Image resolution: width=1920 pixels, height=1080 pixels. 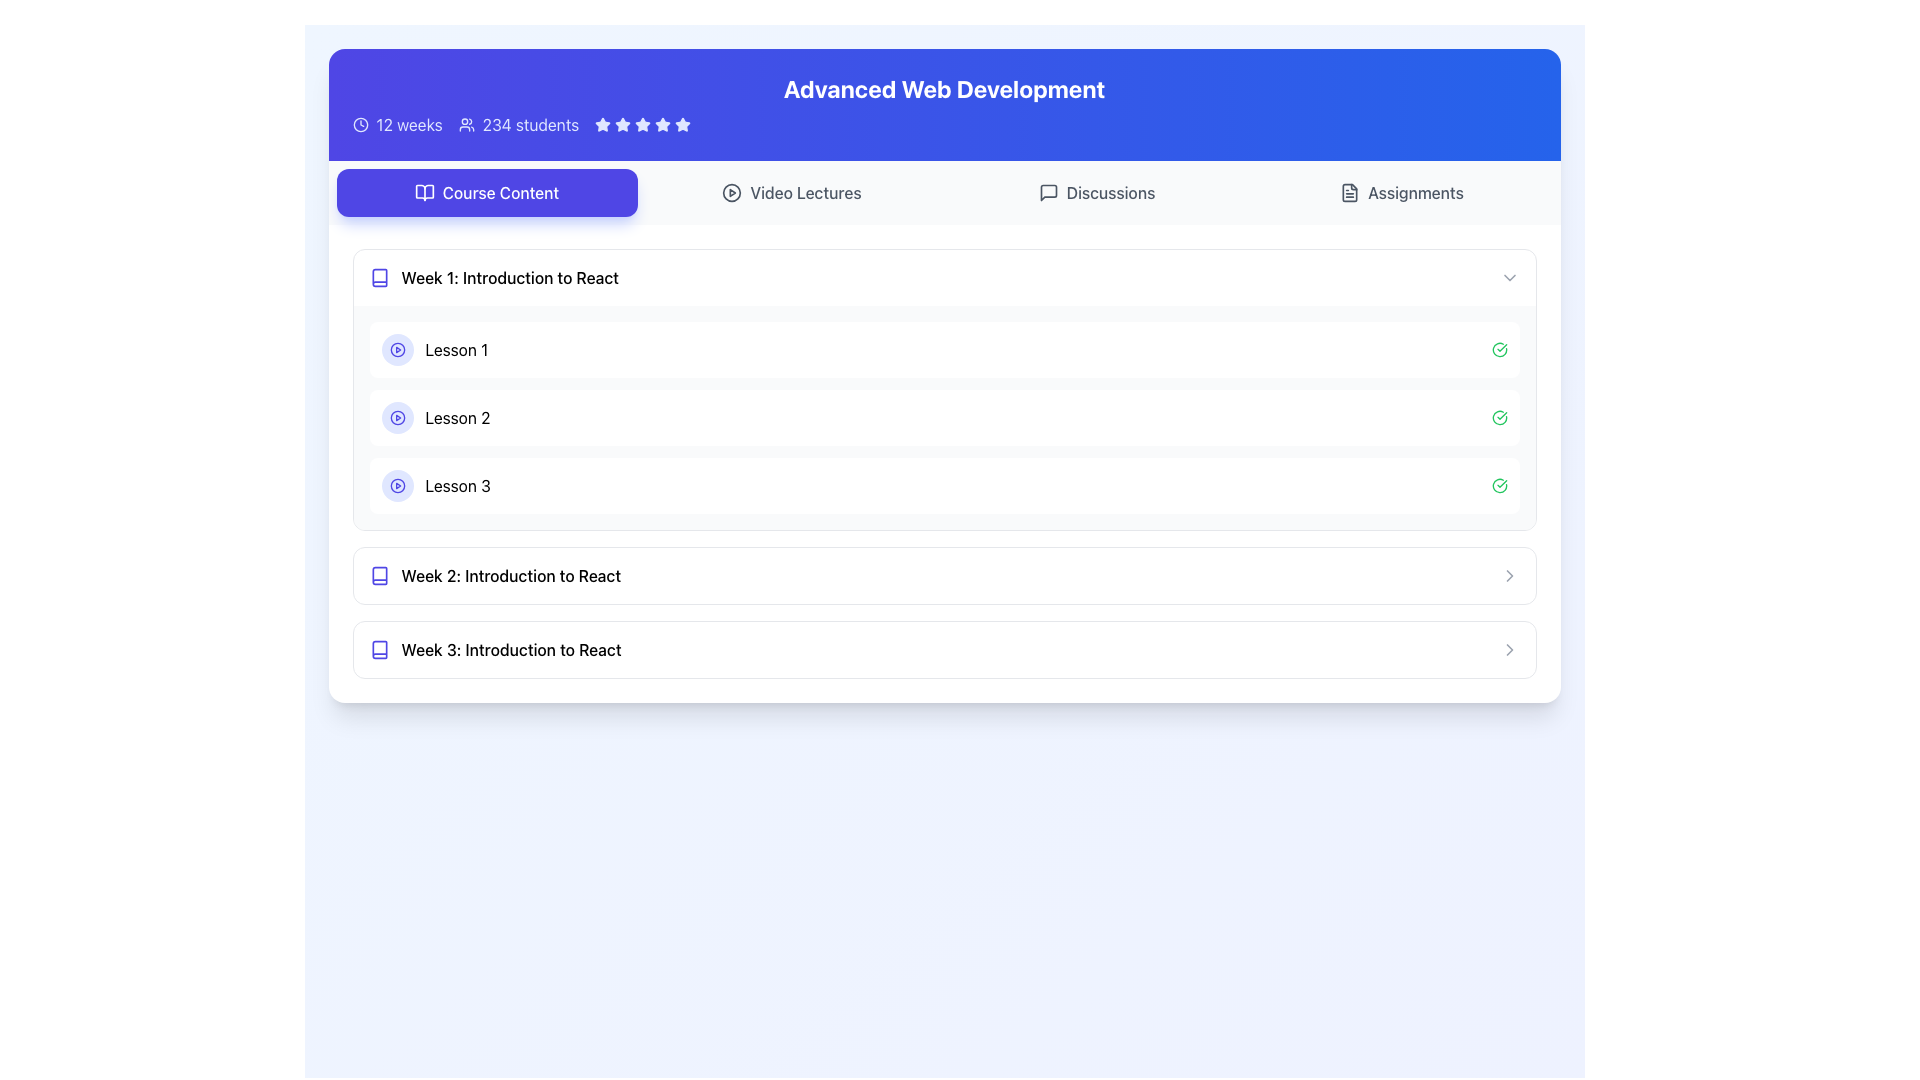 I want to click on the 'Course Content' icon located in the top header section of the interface, so click(x=423, y=192).